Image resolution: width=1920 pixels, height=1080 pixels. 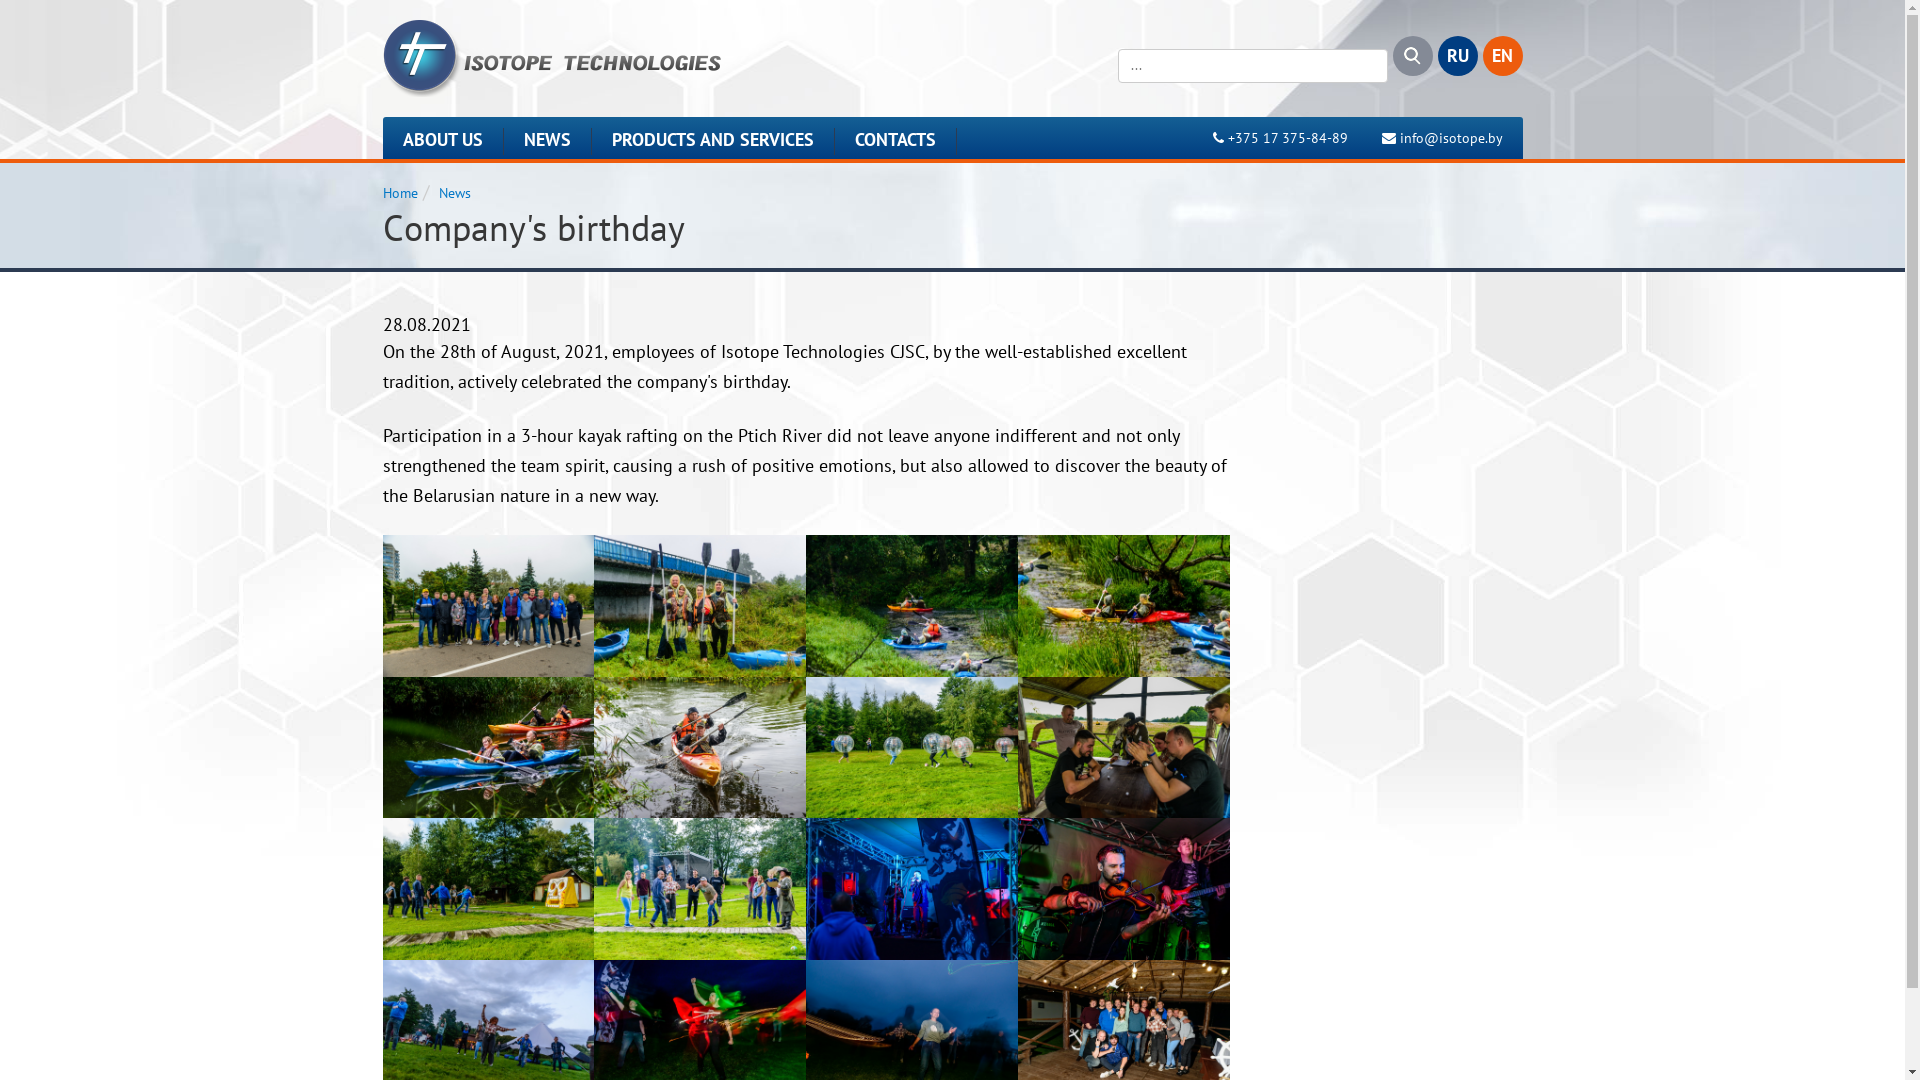 What do you see at coordinates (590, 140) in the screenshot?
I see `'PRODUCTS AND SERVICES'` at bounding box center [590, 140].